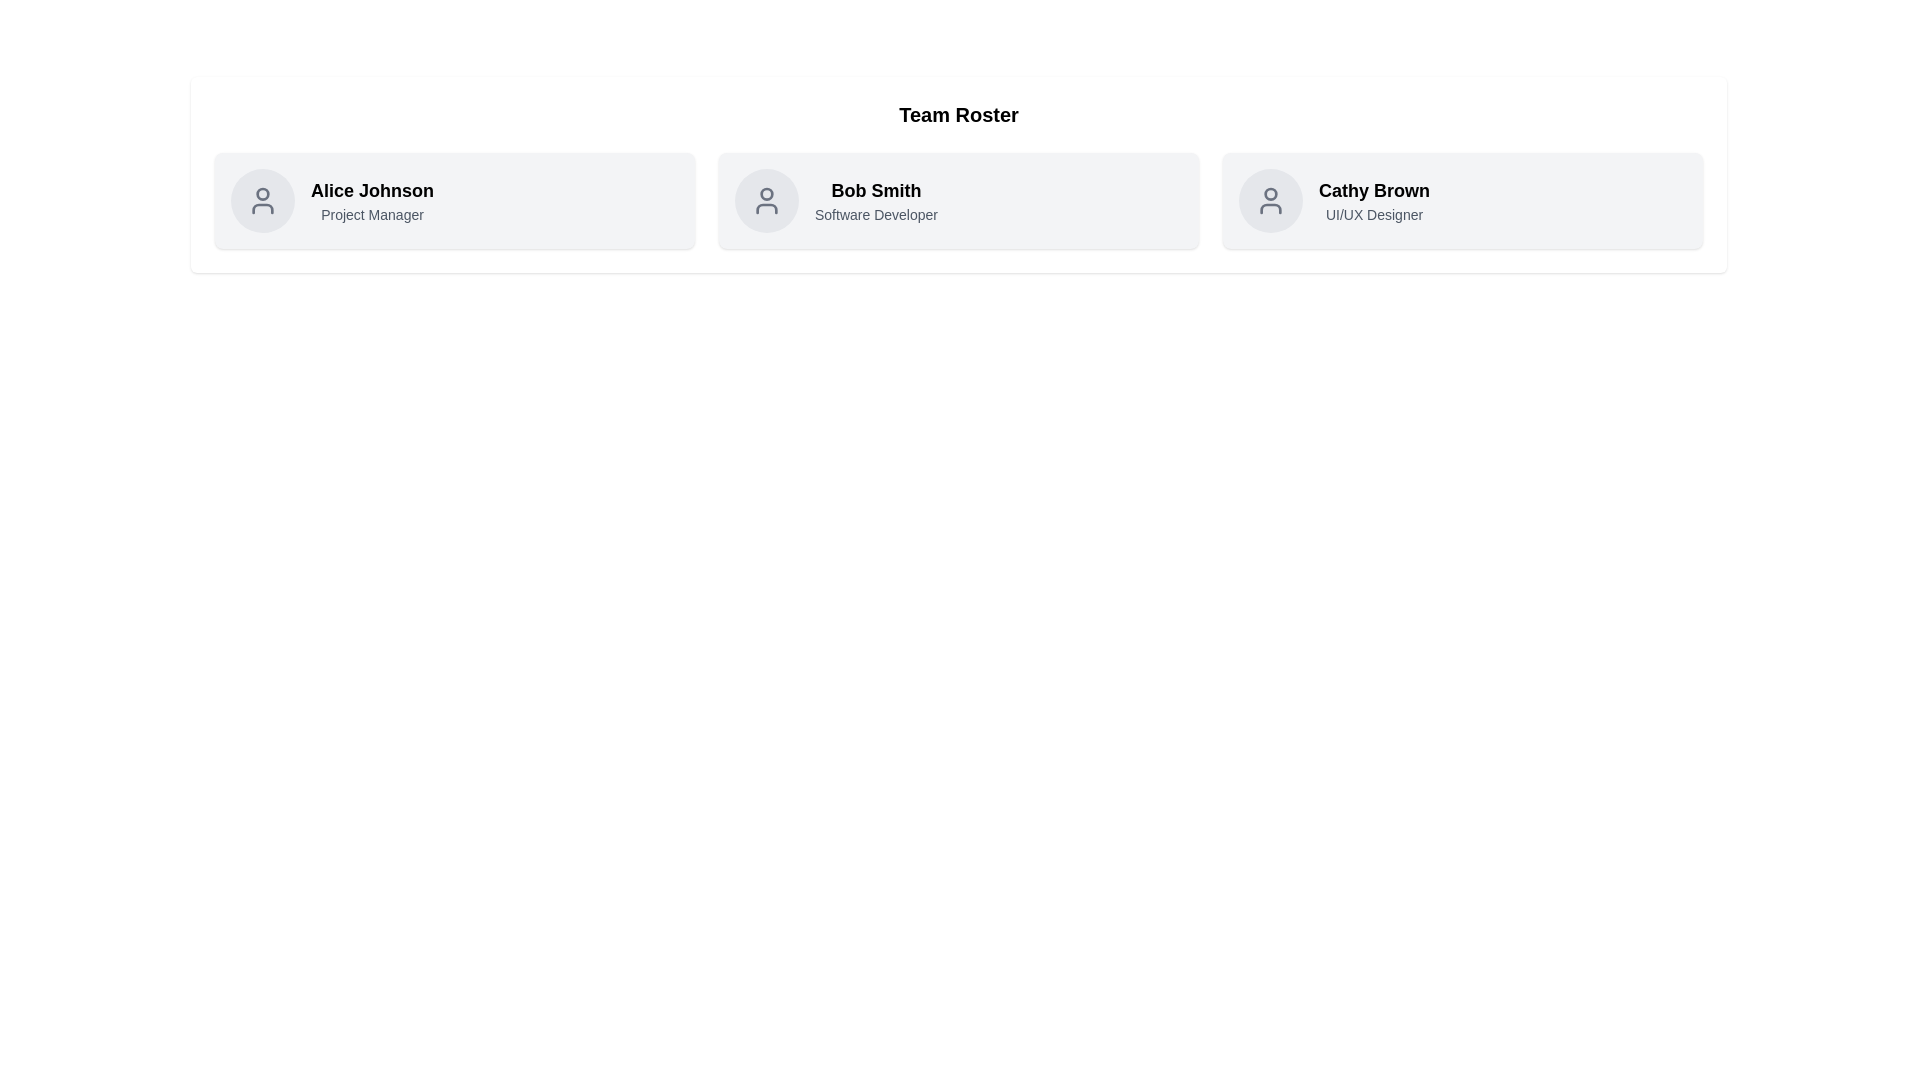 This screenshot has width=1920, height=1080. Describe the element at coordinates (958, 200) in the screenshot. I see `the card component displaying 'Bob Smith' and 'Software Developer' in the Team Roster section` at that location.